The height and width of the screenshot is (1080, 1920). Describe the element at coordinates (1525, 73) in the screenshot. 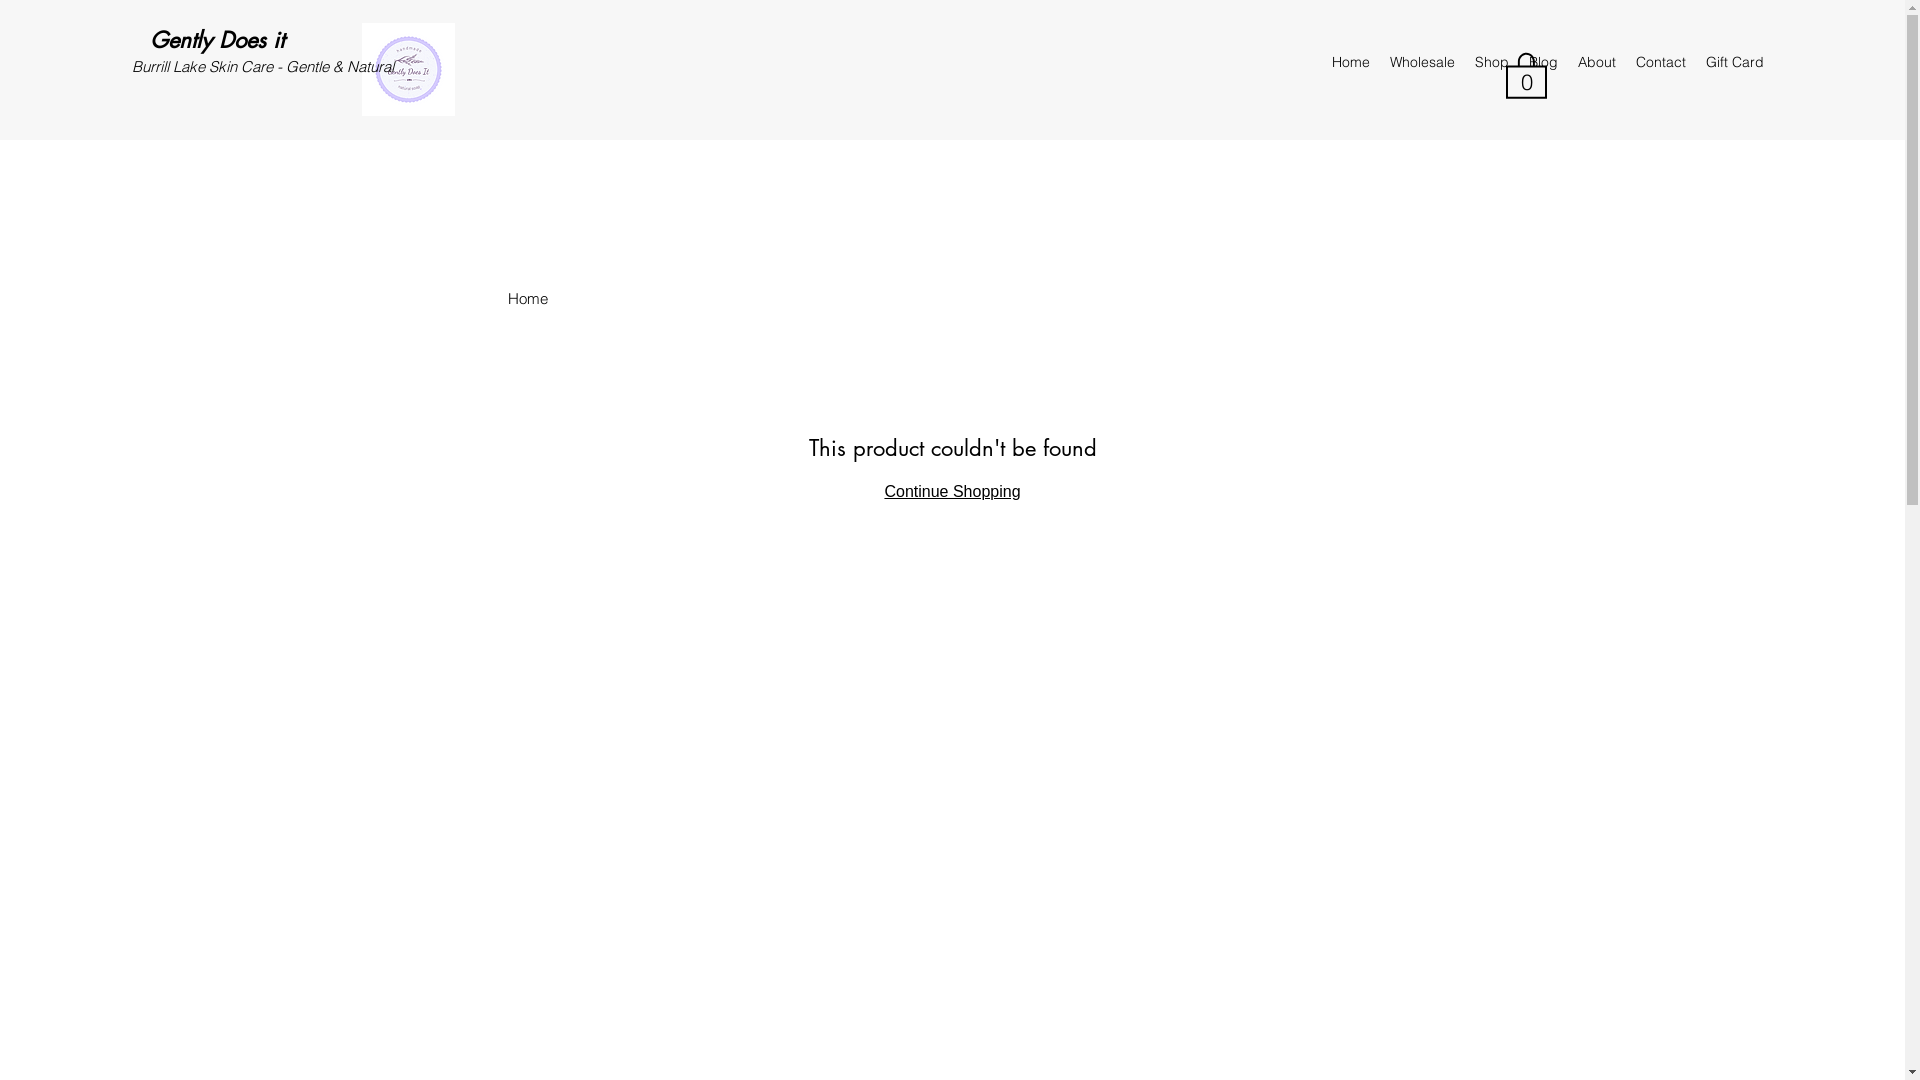

I see `'0'` at that location.